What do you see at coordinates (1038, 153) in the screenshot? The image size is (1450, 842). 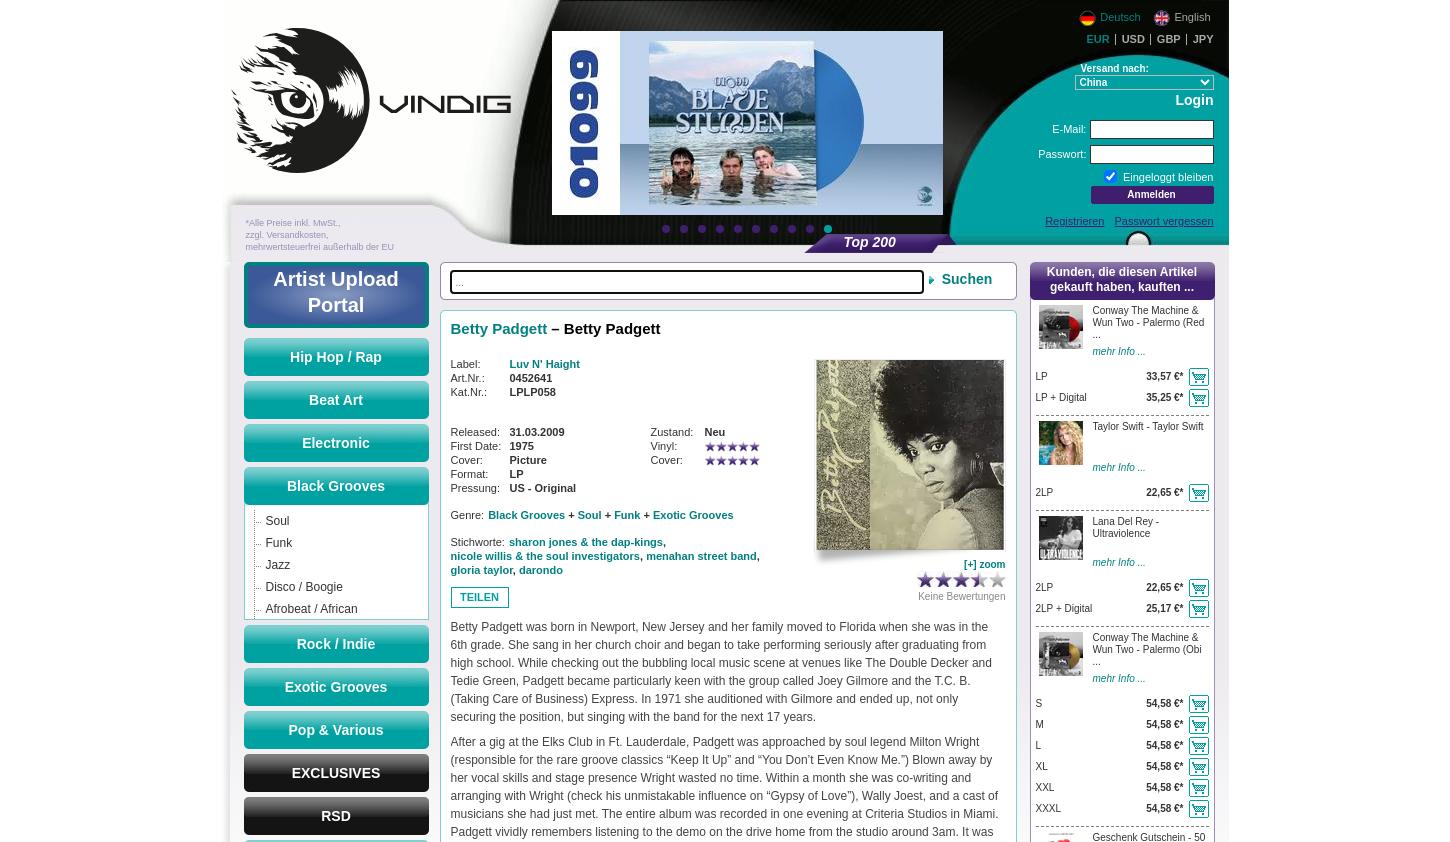 I see `'Passwort:'` at bounding box center [1038, 153].